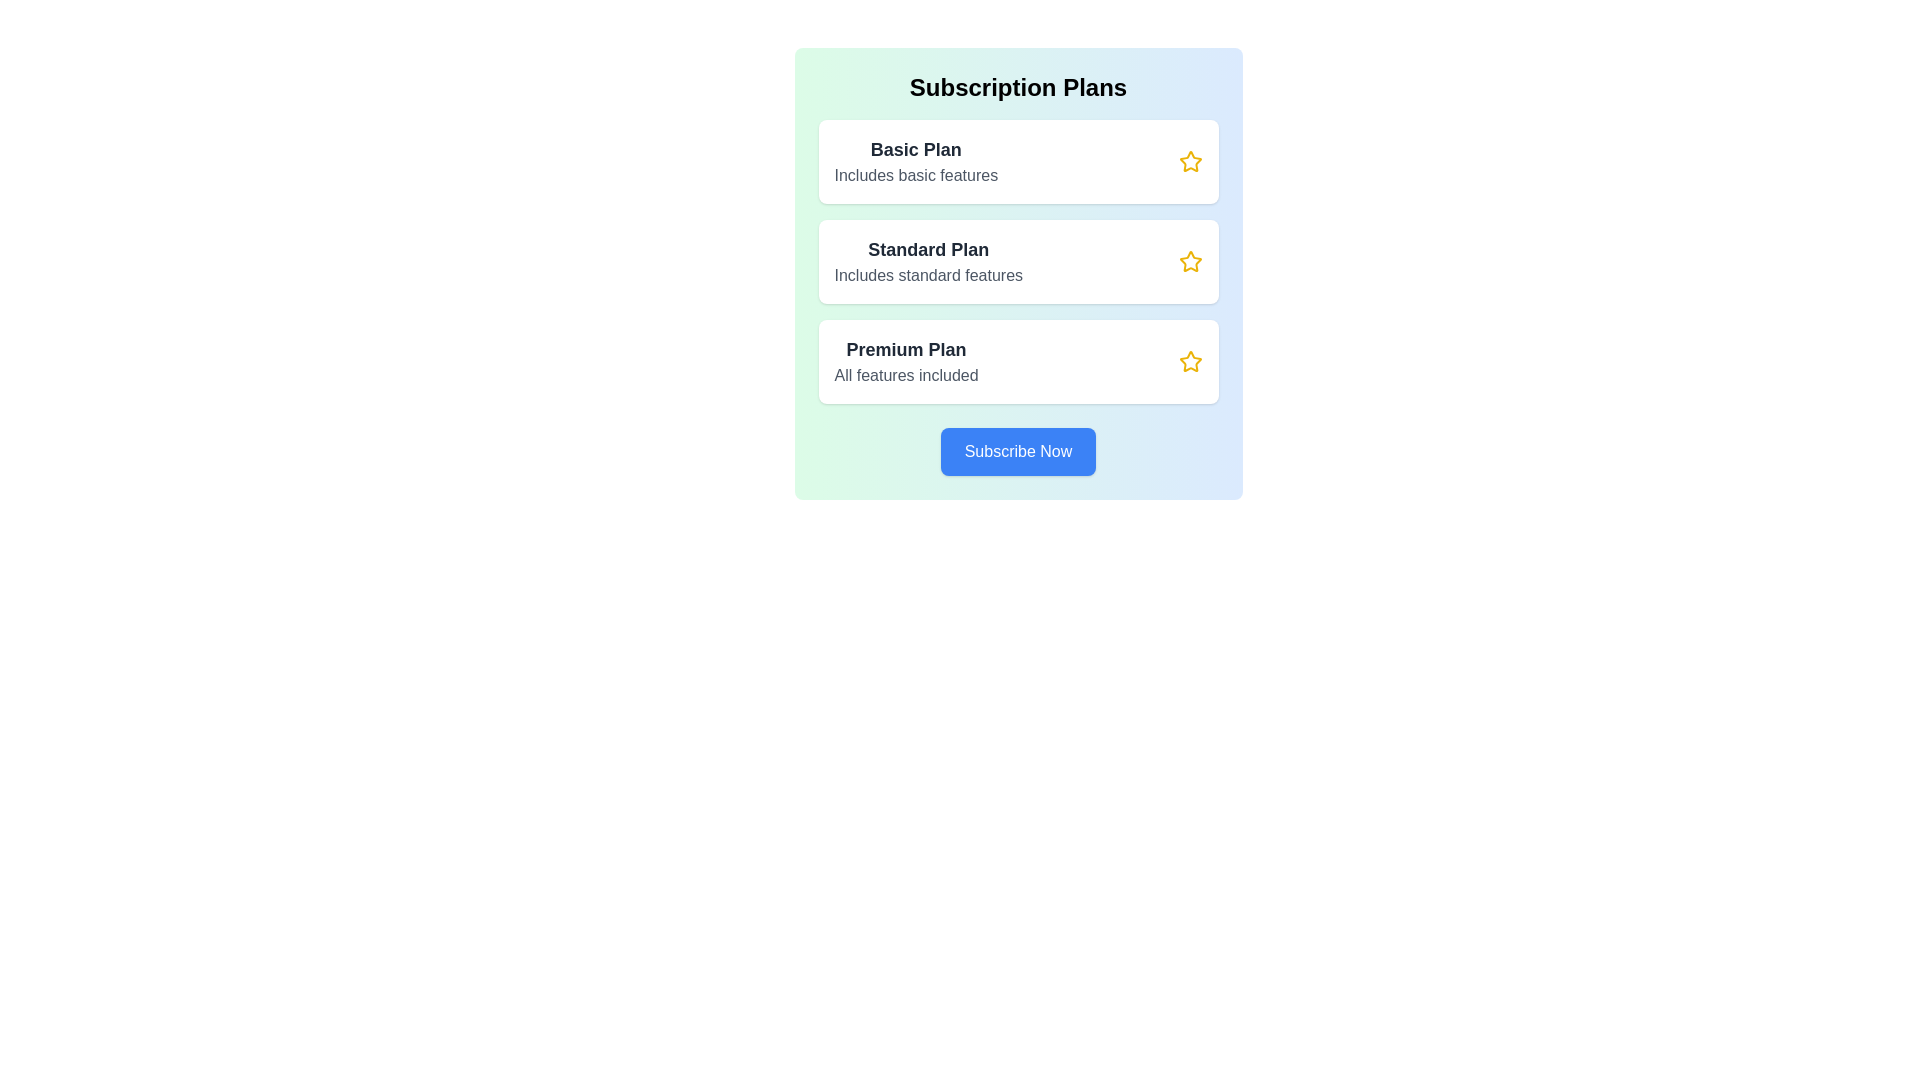 The image size is (1920, 1080). Describe the element at coordinates (1190, 261) in the screenshot. I see `star icon associated with the Standard plan` at that location.